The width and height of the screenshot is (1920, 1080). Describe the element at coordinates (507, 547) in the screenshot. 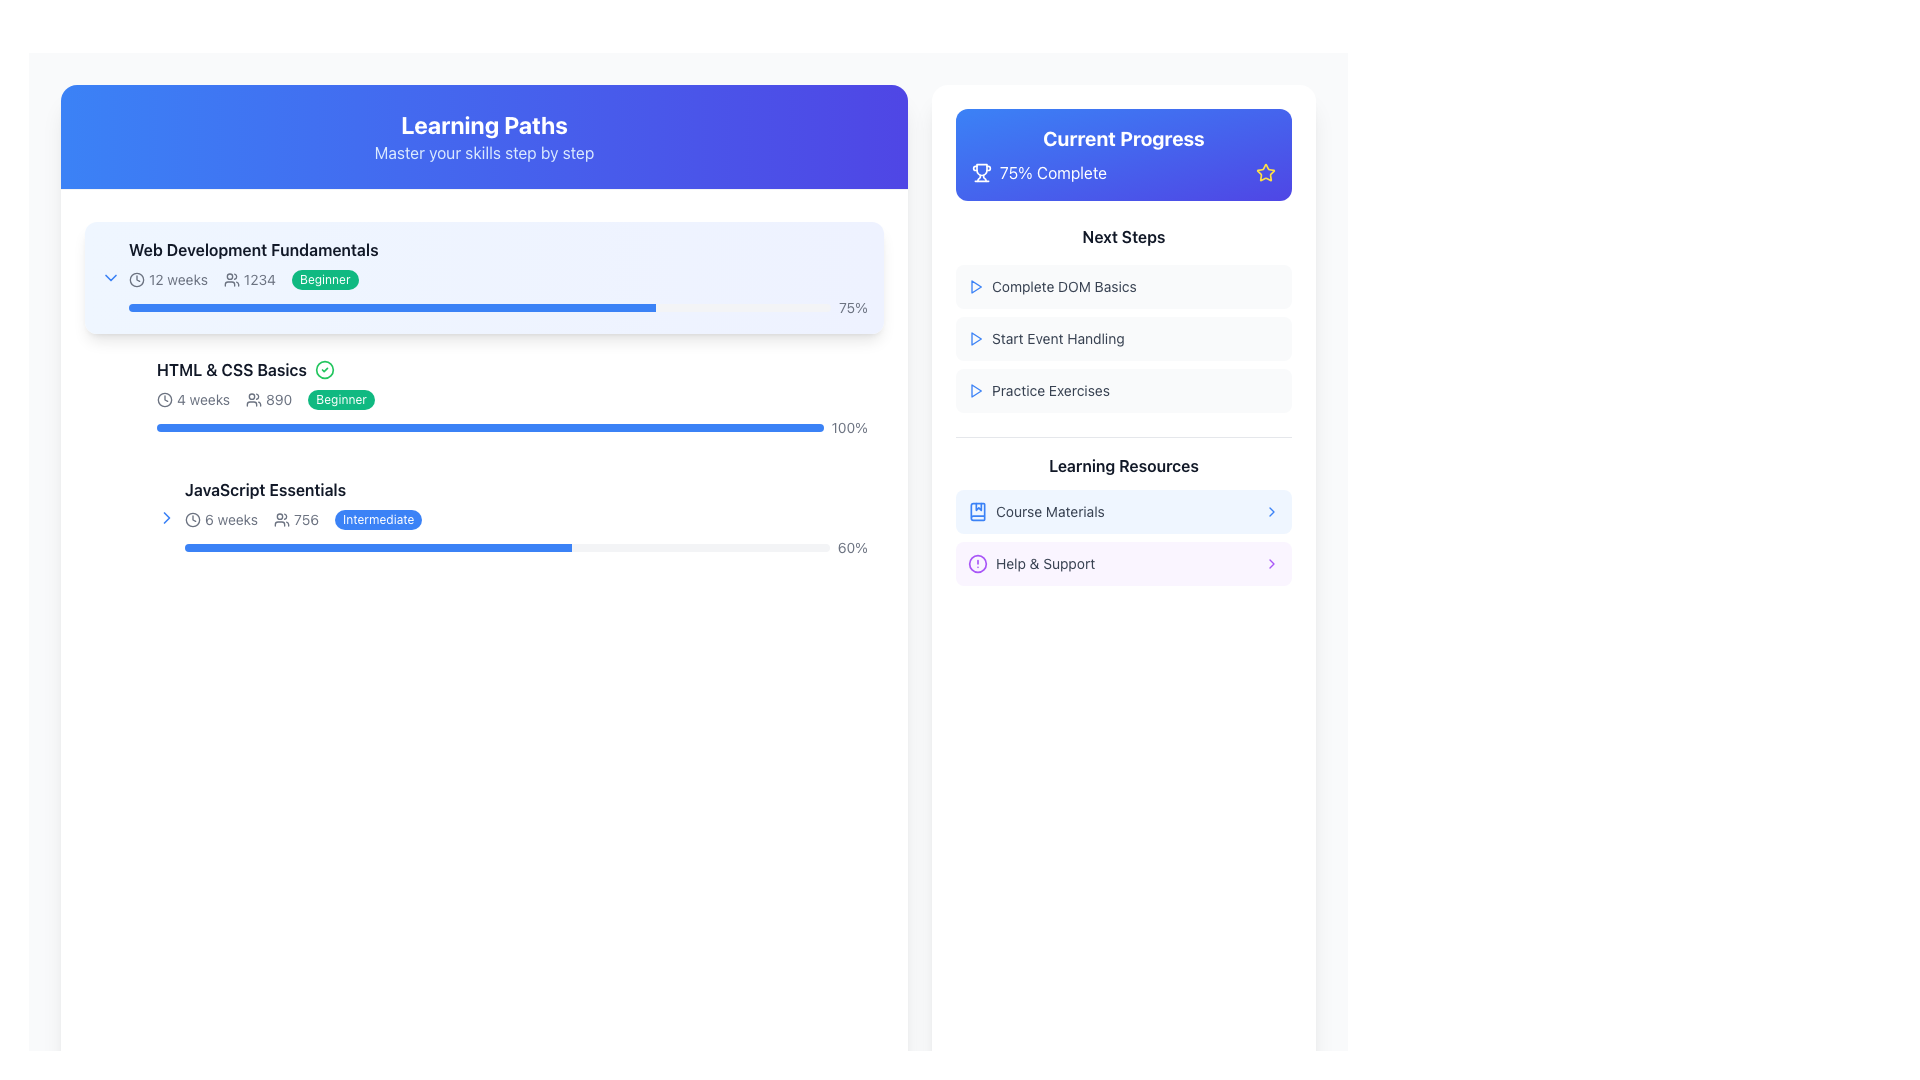

I see `the progress bar associated with the 'JavaScript Essentials' section, which is a horizontal rectangle with a gray background and a blue progress indicator filling 60% of its width` at that location.